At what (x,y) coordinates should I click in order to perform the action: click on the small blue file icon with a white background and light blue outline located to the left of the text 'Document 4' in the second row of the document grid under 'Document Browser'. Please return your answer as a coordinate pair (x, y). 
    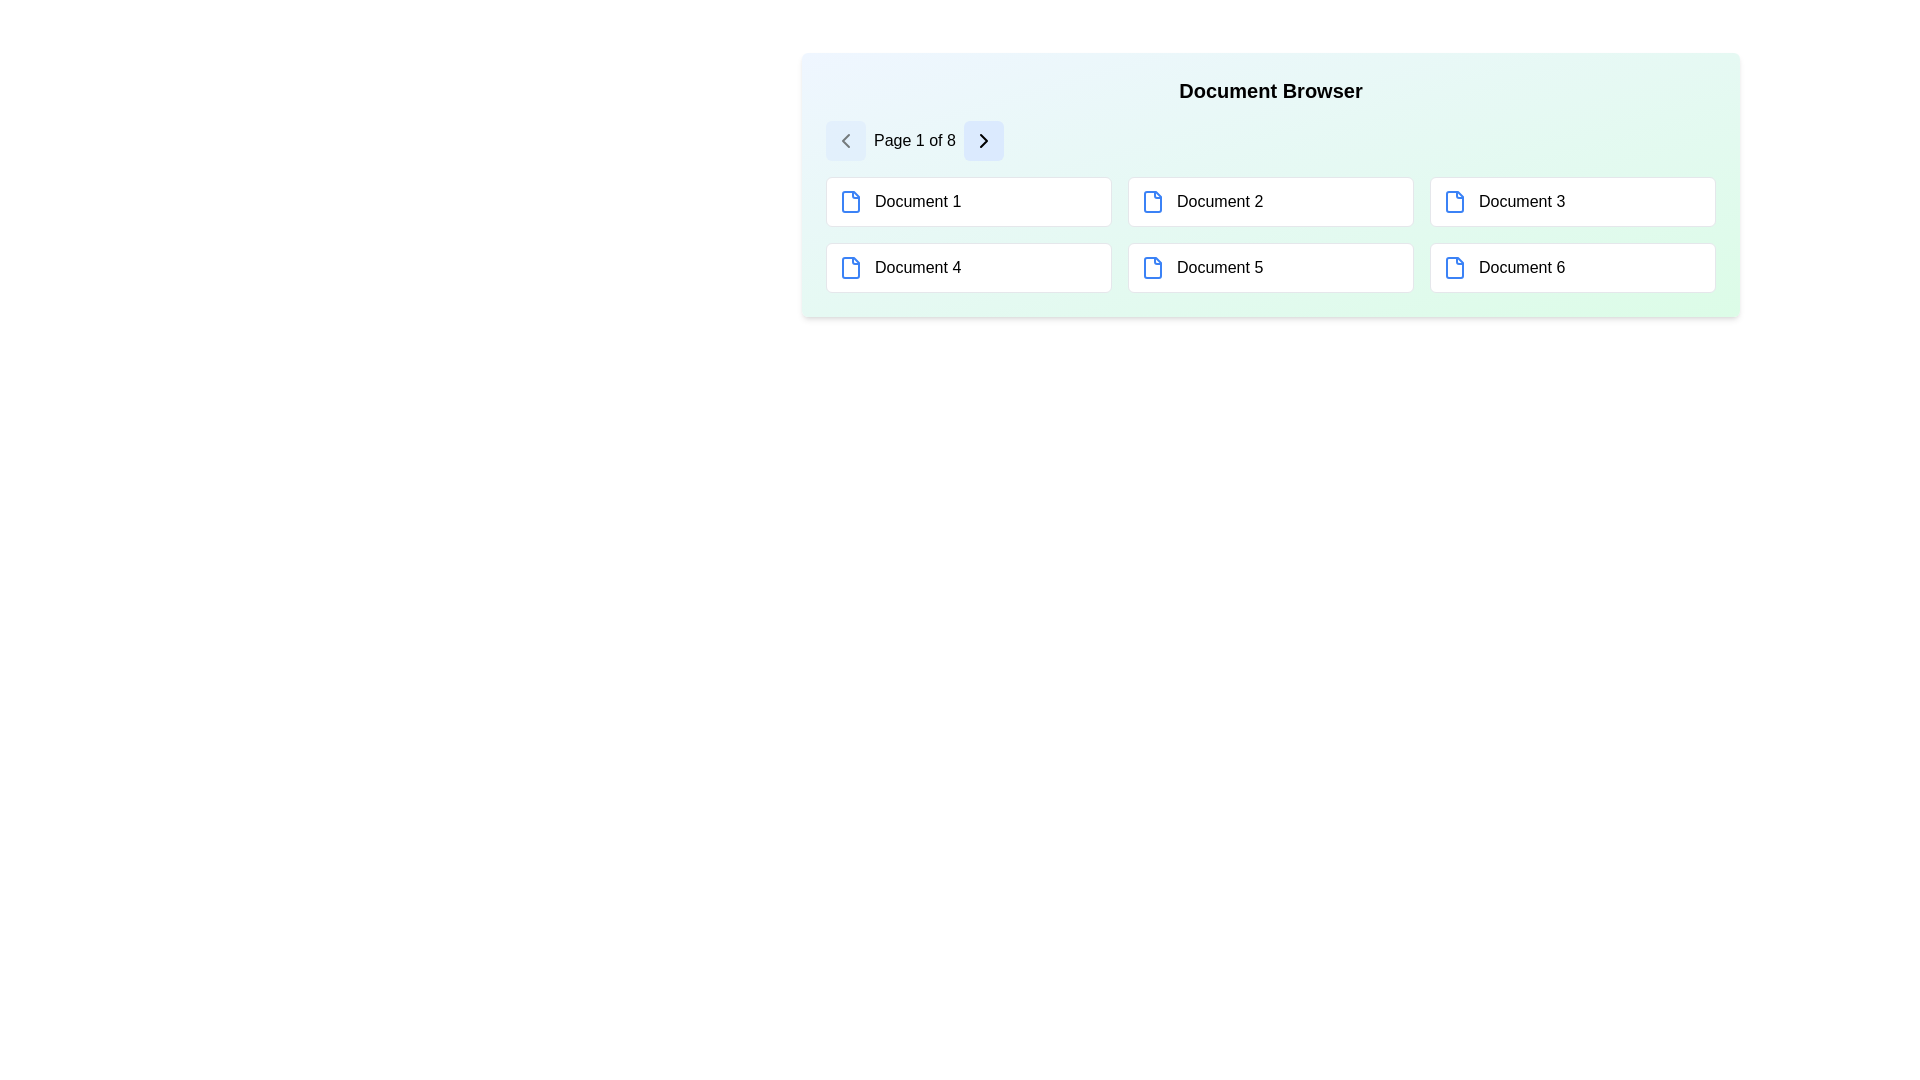
    Looking at the image, I should click on (850, 266).